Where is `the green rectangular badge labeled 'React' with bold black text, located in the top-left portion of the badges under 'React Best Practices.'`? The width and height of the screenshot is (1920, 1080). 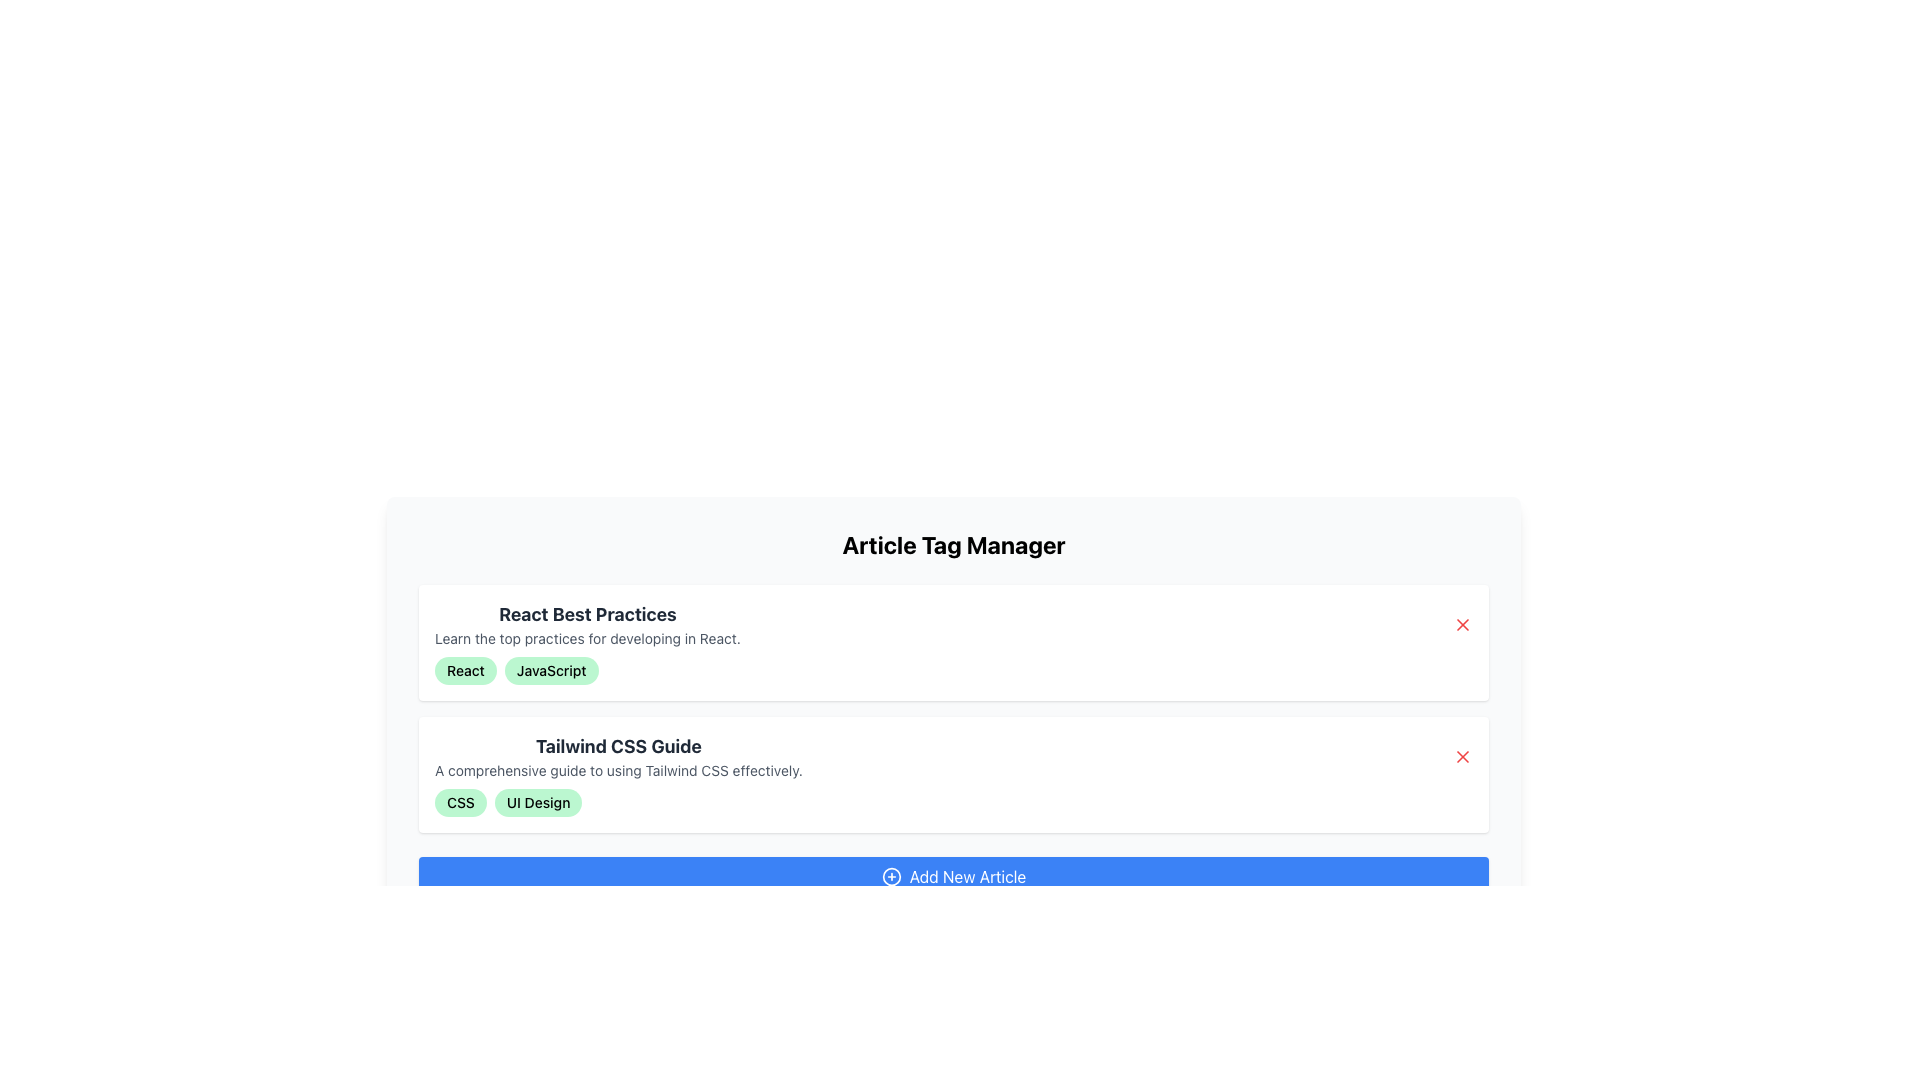
the green rectangular badge labeled 'React' with bold black text, located in the top-left portion of the badges under 'React Best Practices.' is located at coordinates (464, 671).